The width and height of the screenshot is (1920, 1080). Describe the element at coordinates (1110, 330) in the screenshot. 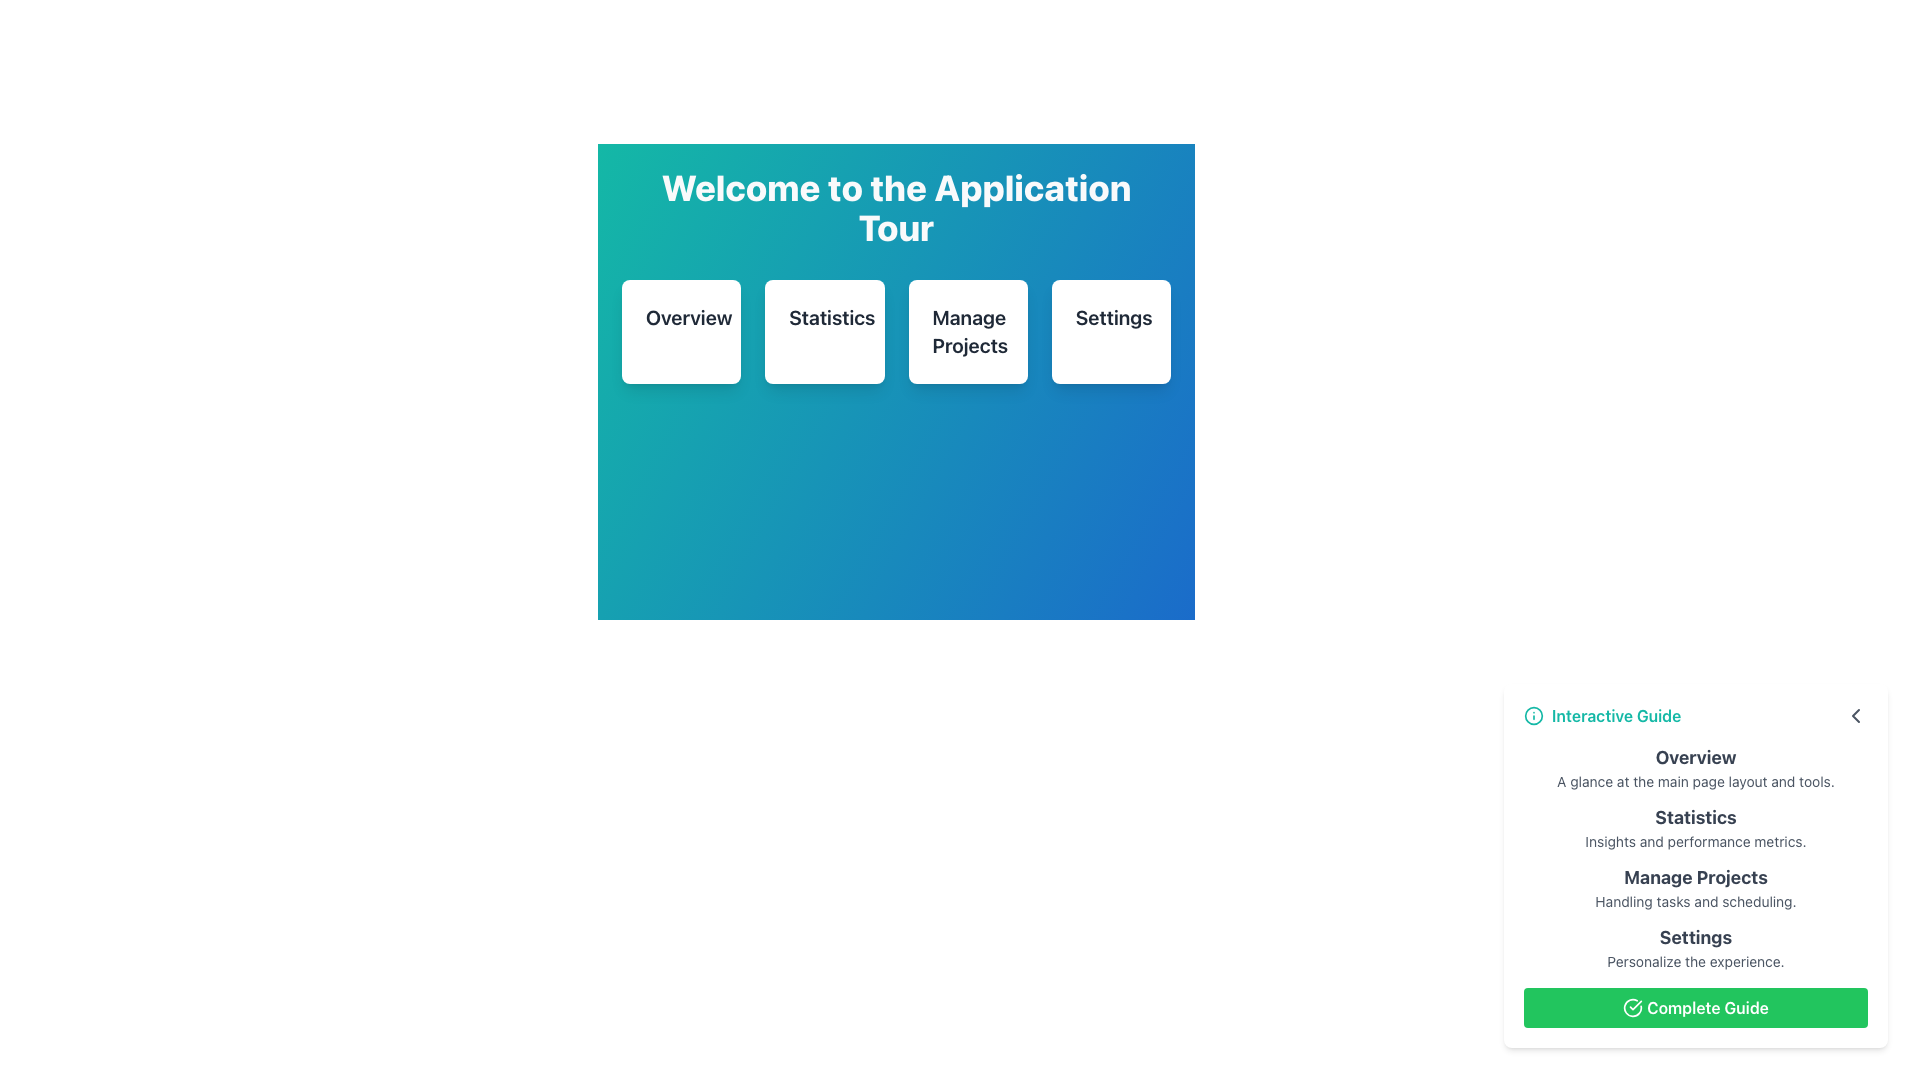

I see `the 'Settings' button, which is a rectangular white box with rounded corners and bold dark gray text` at that location.